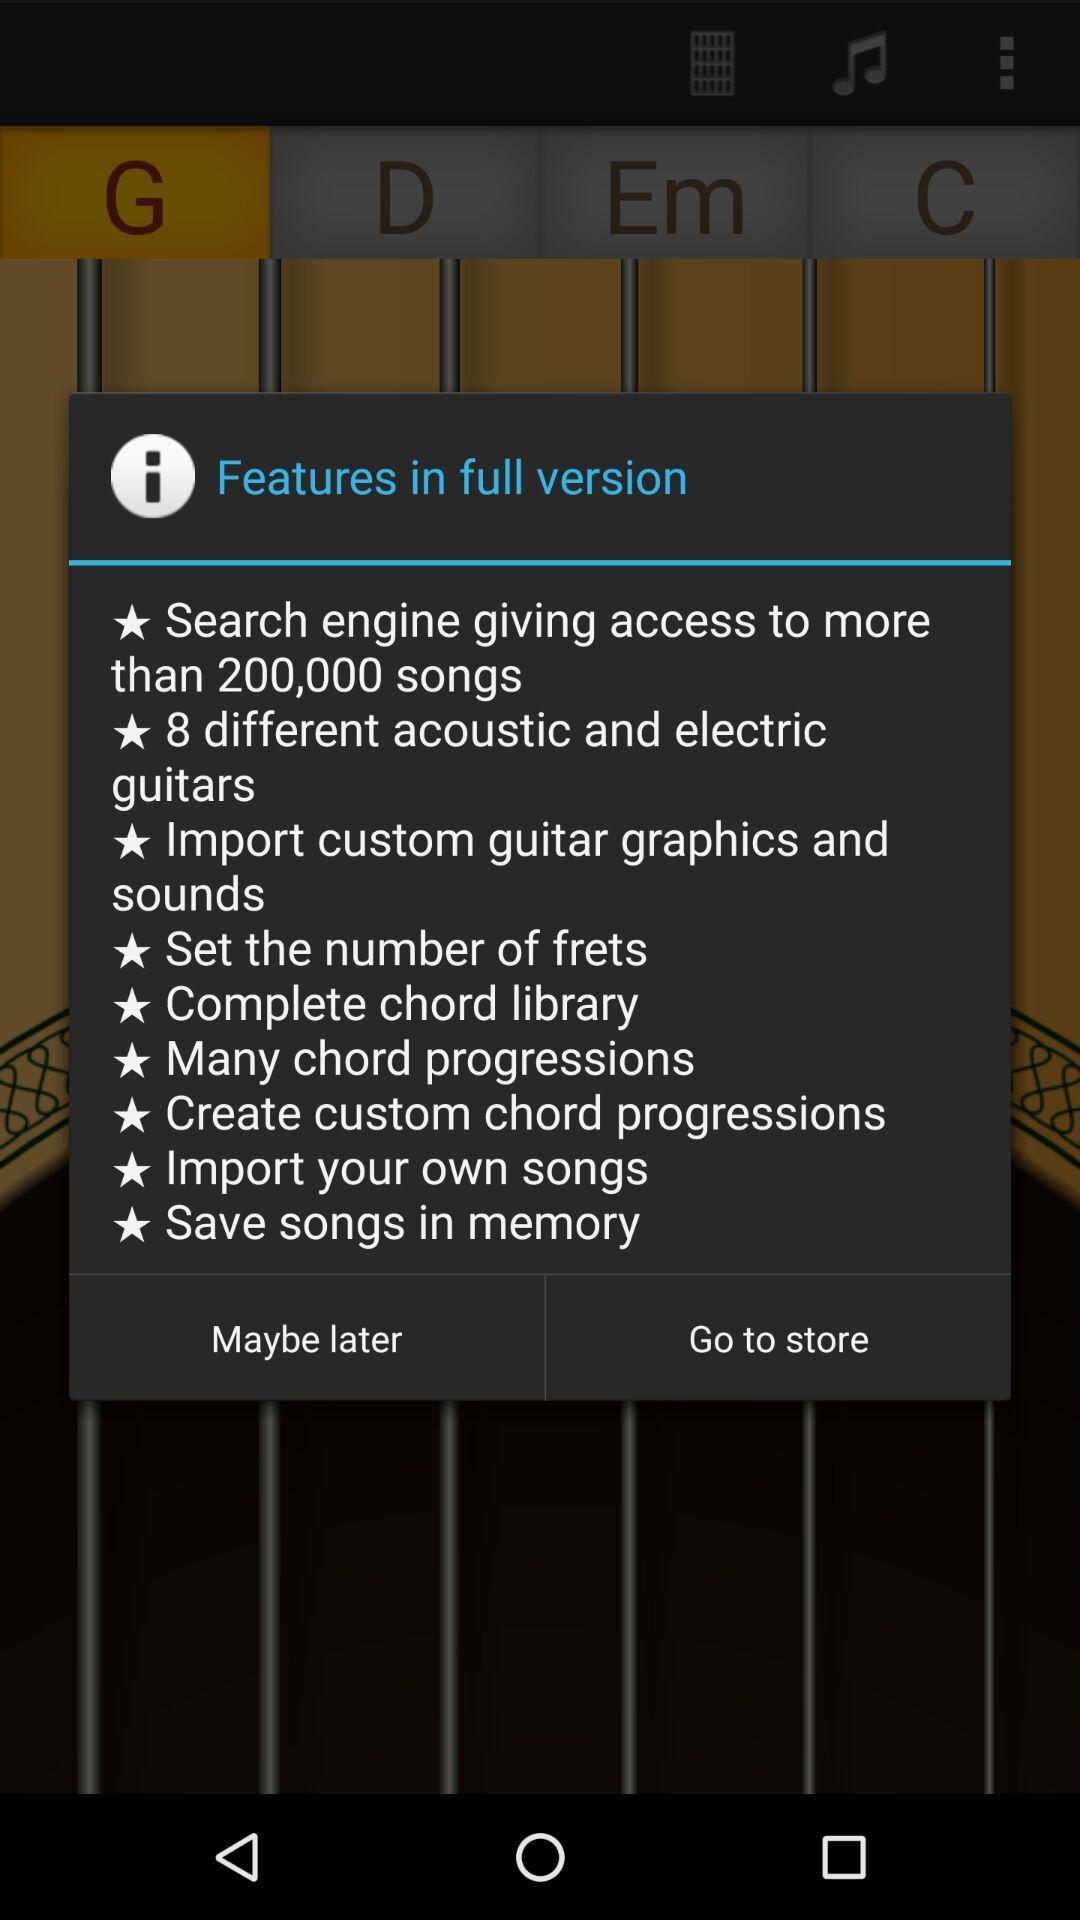 This screenshot has height=1920, width=1080. Describe the element at coordinates (306, 1338) in the screenshot. I see `maybe later icon` at that location.